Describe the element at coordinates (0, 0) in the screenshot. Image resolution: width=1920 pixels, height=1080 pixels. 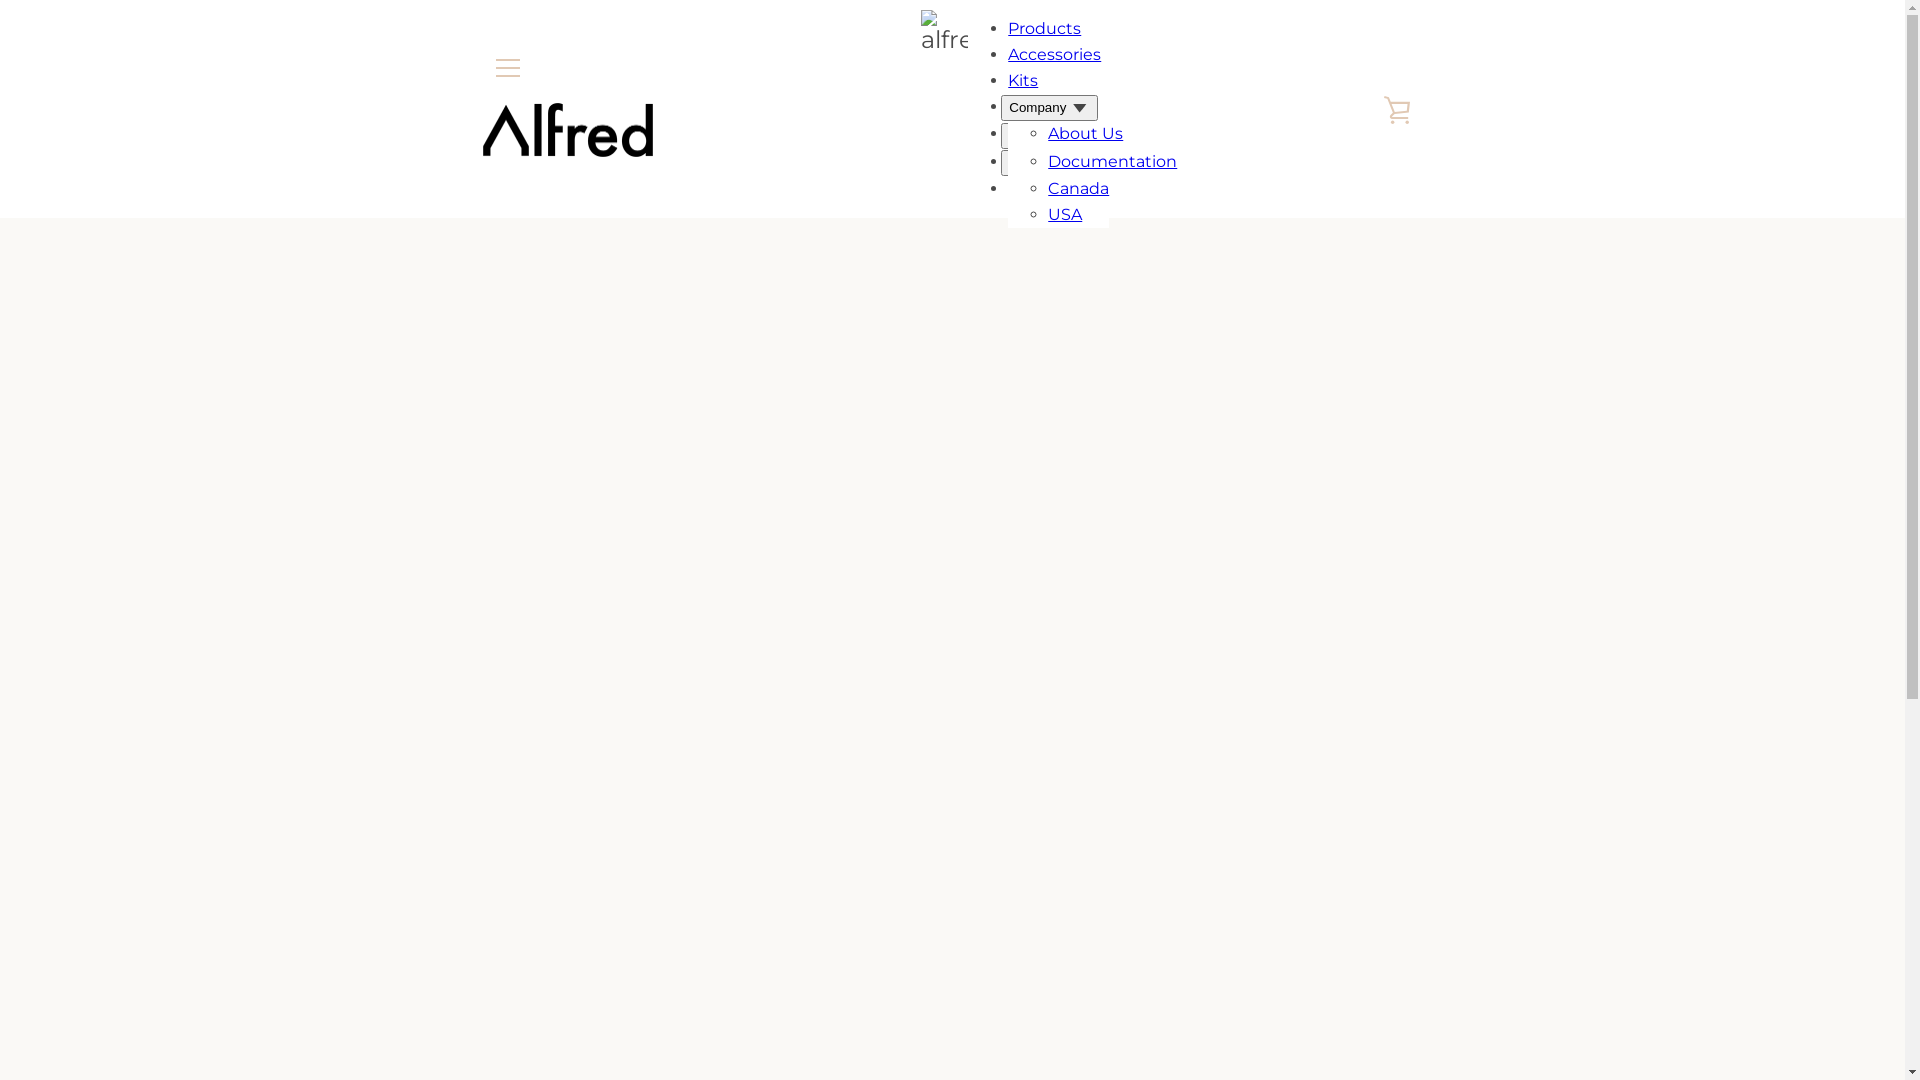
I see `'Skip to content'` at that location.